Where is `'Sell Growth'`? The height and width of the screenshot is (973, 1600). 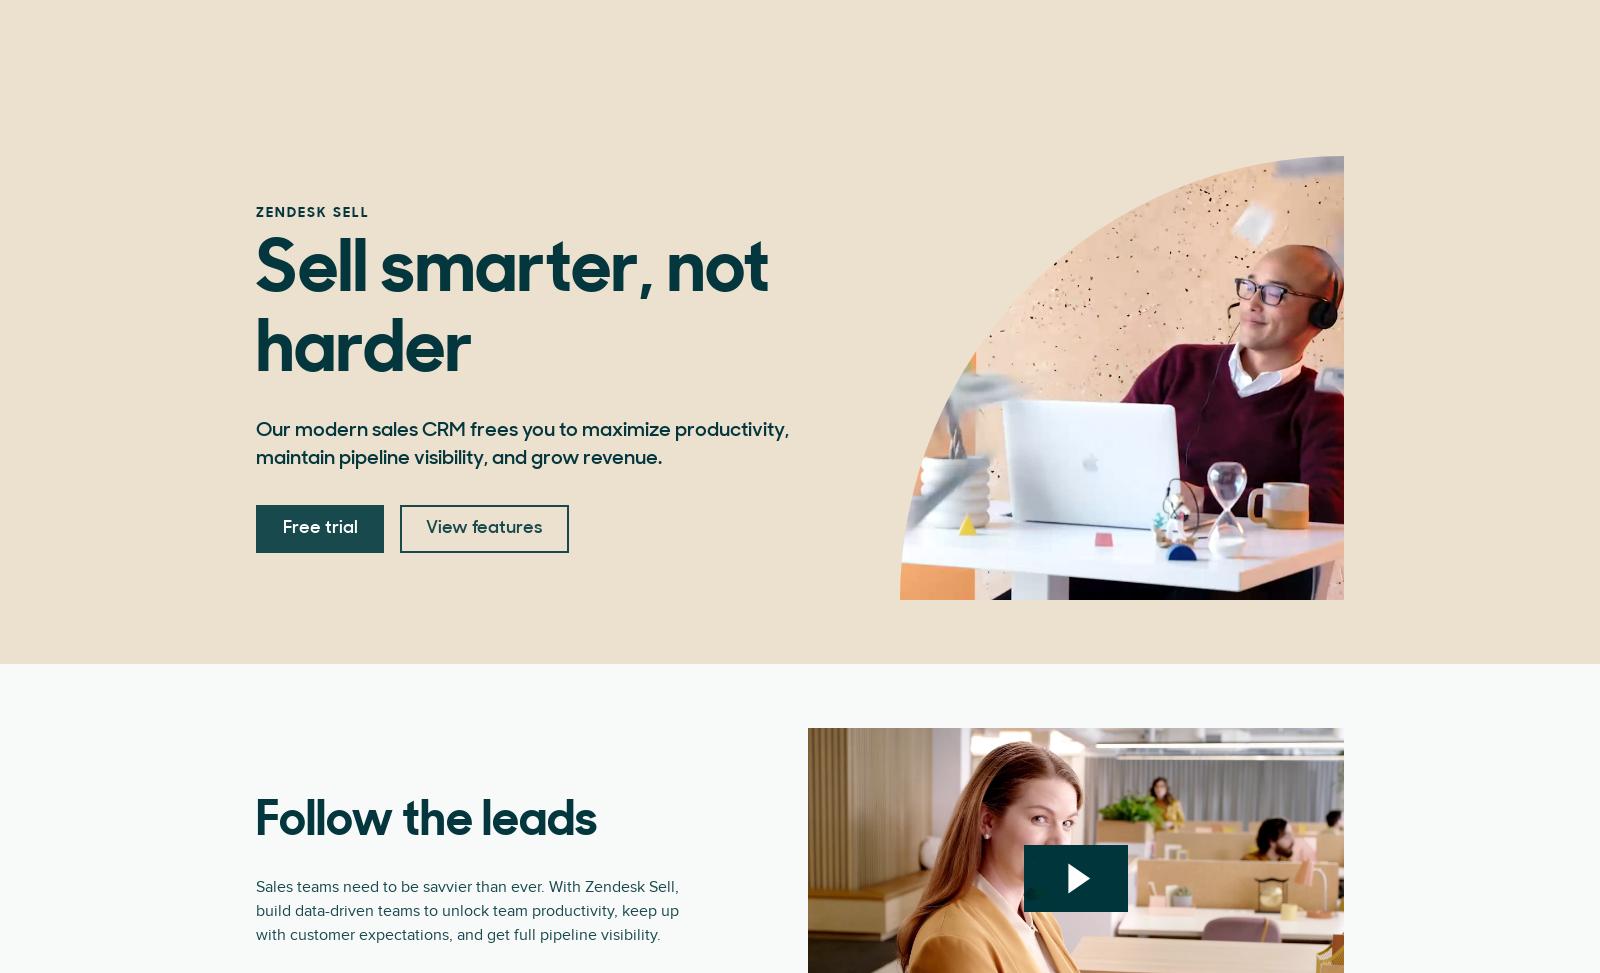
'Sell Growth' is located at coordinates (662, 71).